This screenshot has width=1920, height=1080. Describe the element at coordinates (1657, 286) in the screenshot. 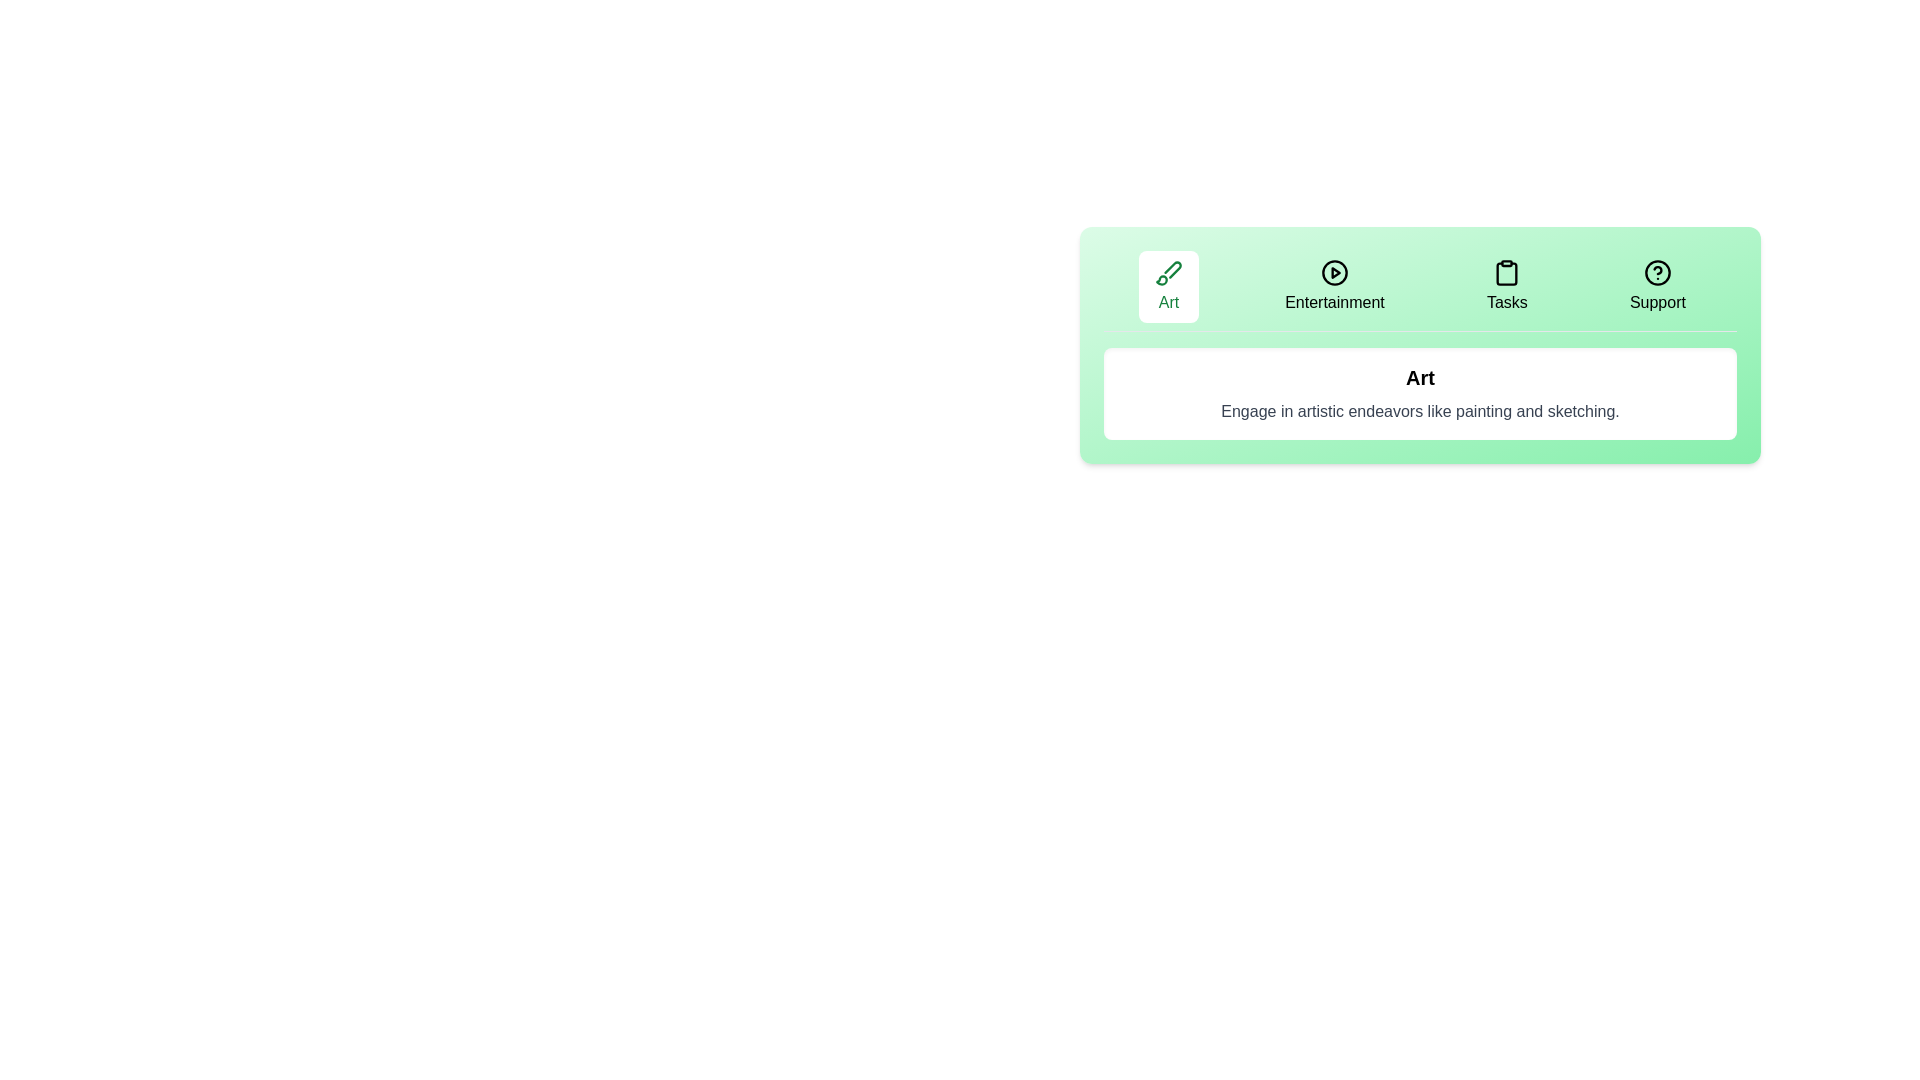

I see `the 'Support' button, which is the fourth button from the left in a horizontal group of buttons, to trigger hover effects` at that location.